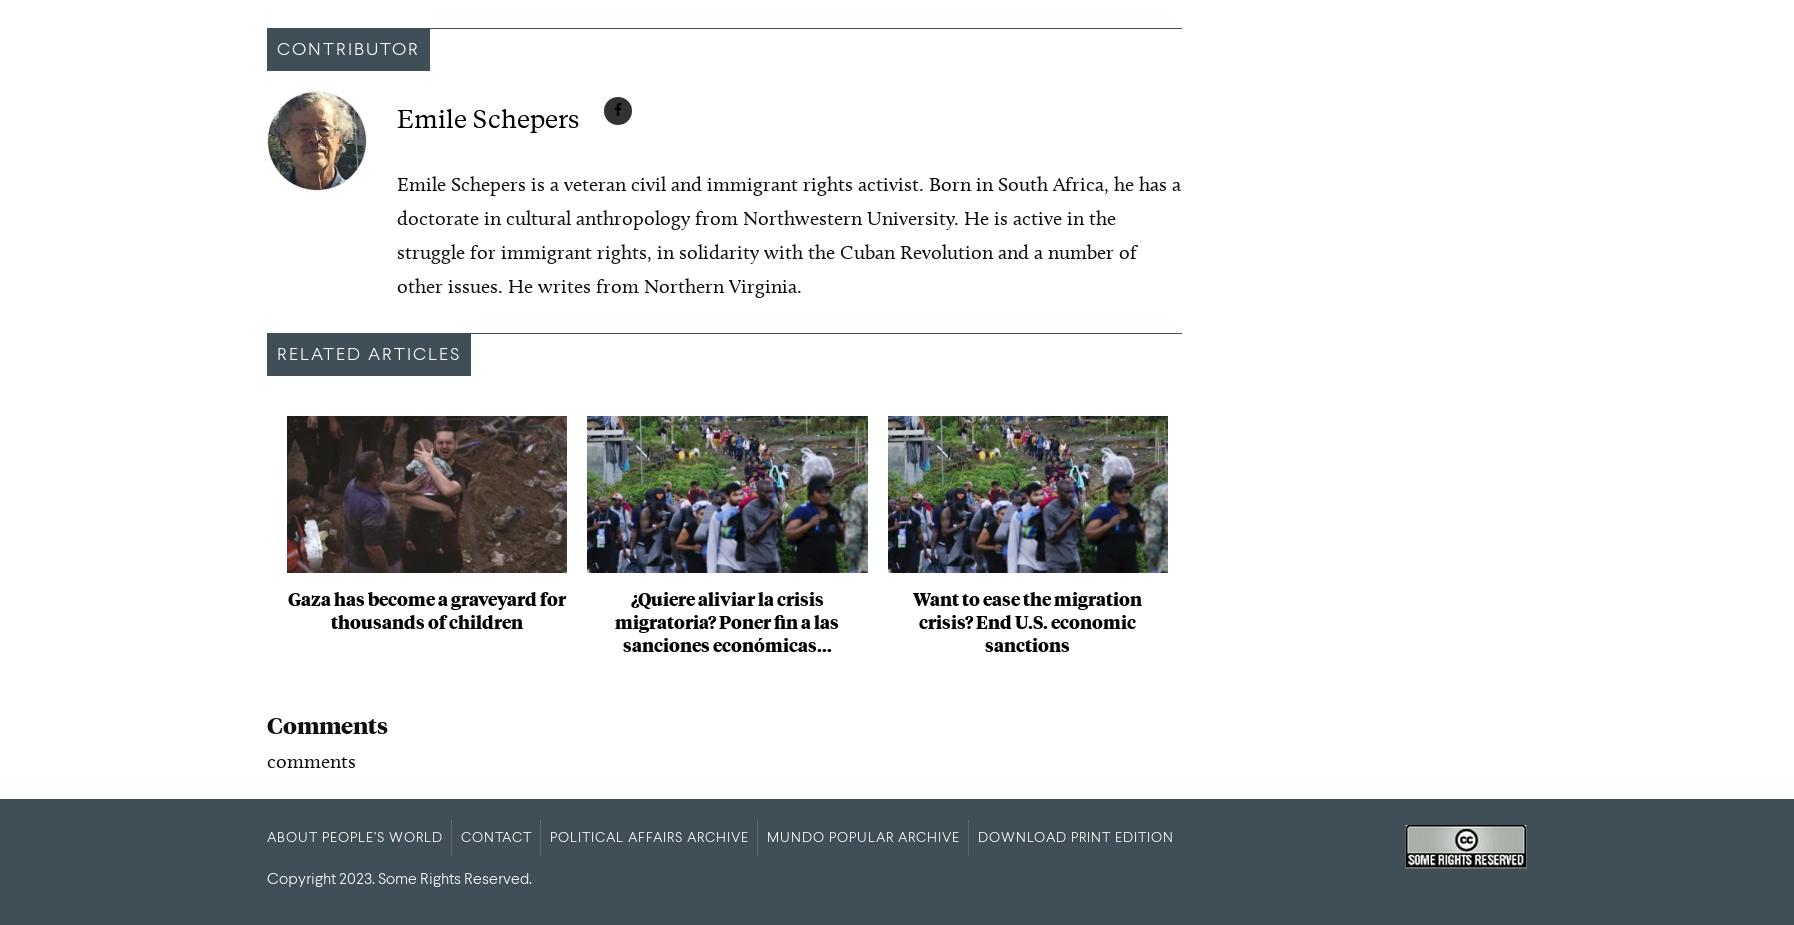  I want to click on 'Emile Schepers is a veteran civil and immigrant rights activist. Born in South Africa, he has a doctorate in cultural anthropology from Northwestern University. He is active in the struggle for immigrant rights, in solidarity with the Cuban Revolution and a number of other issues. He writes from Northern Virginia.', so click(789, 234).